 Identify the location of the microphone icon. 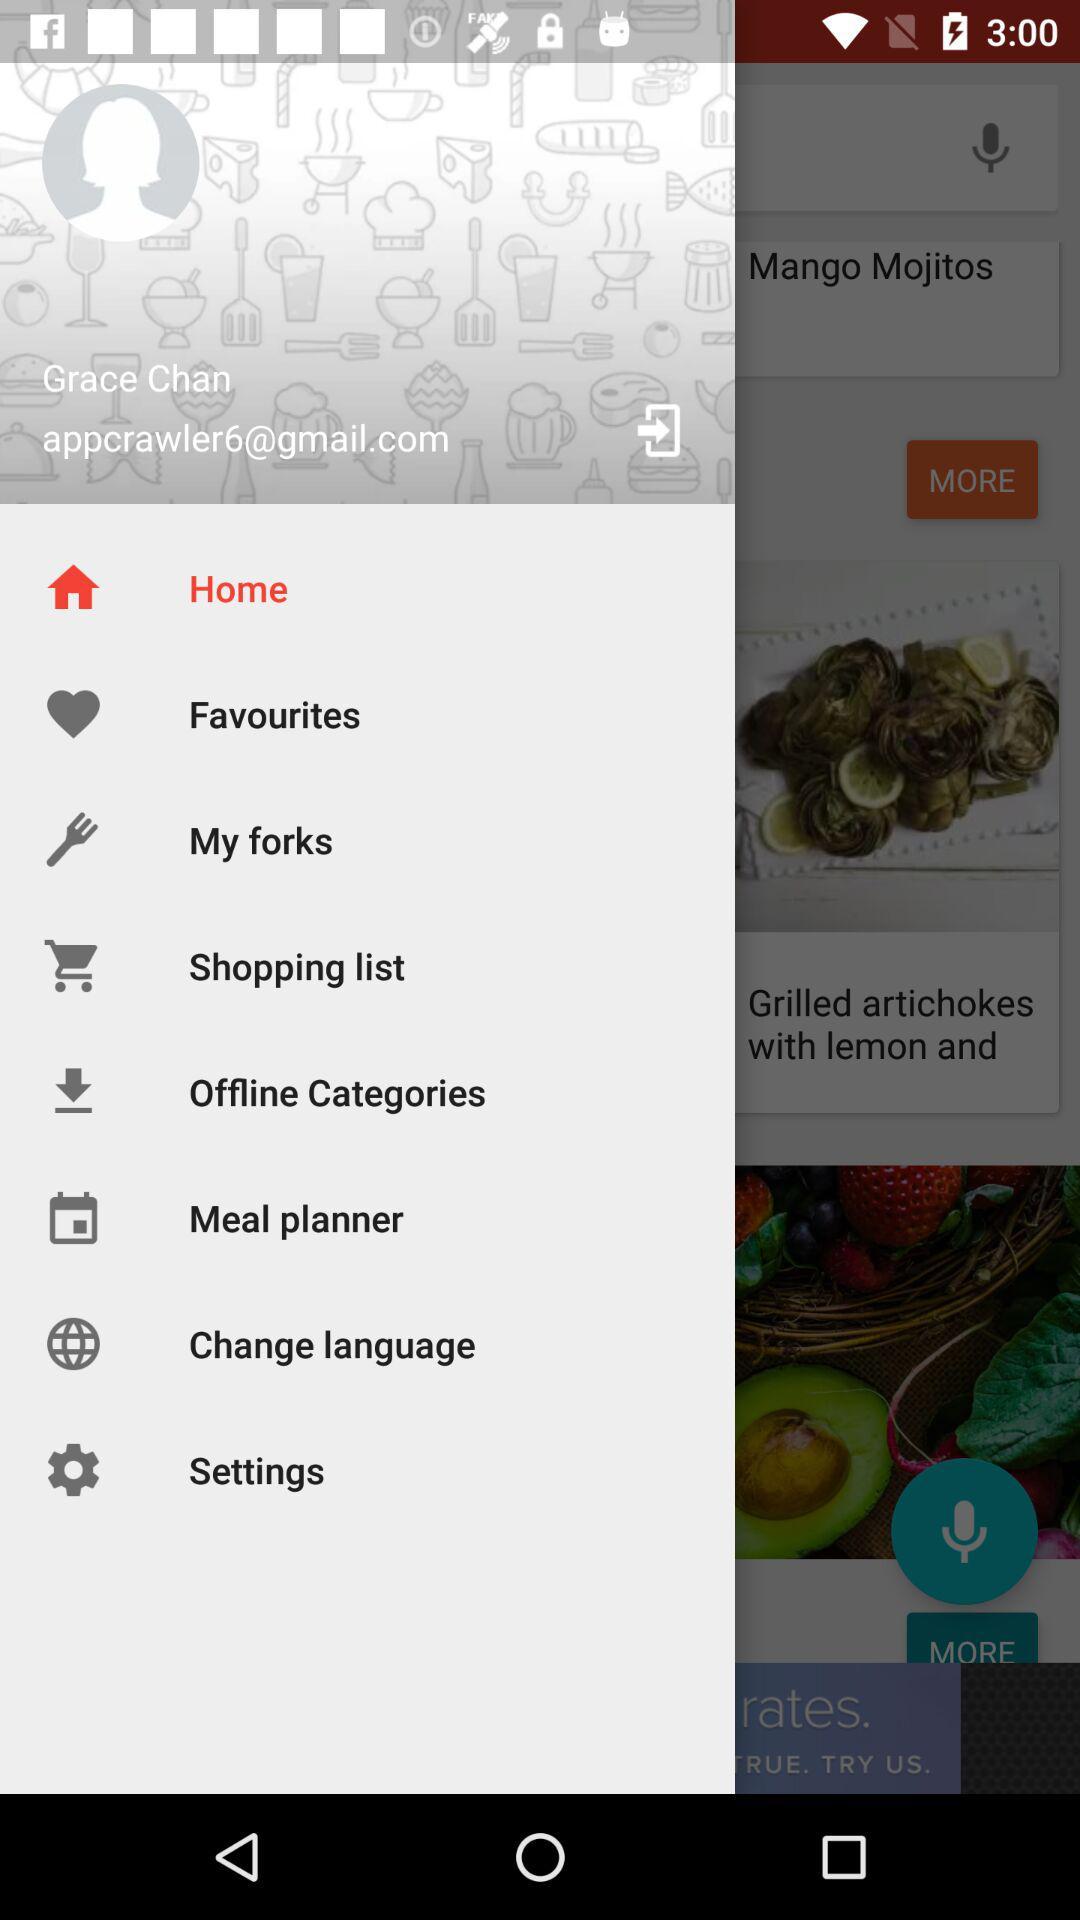
(990, 146).